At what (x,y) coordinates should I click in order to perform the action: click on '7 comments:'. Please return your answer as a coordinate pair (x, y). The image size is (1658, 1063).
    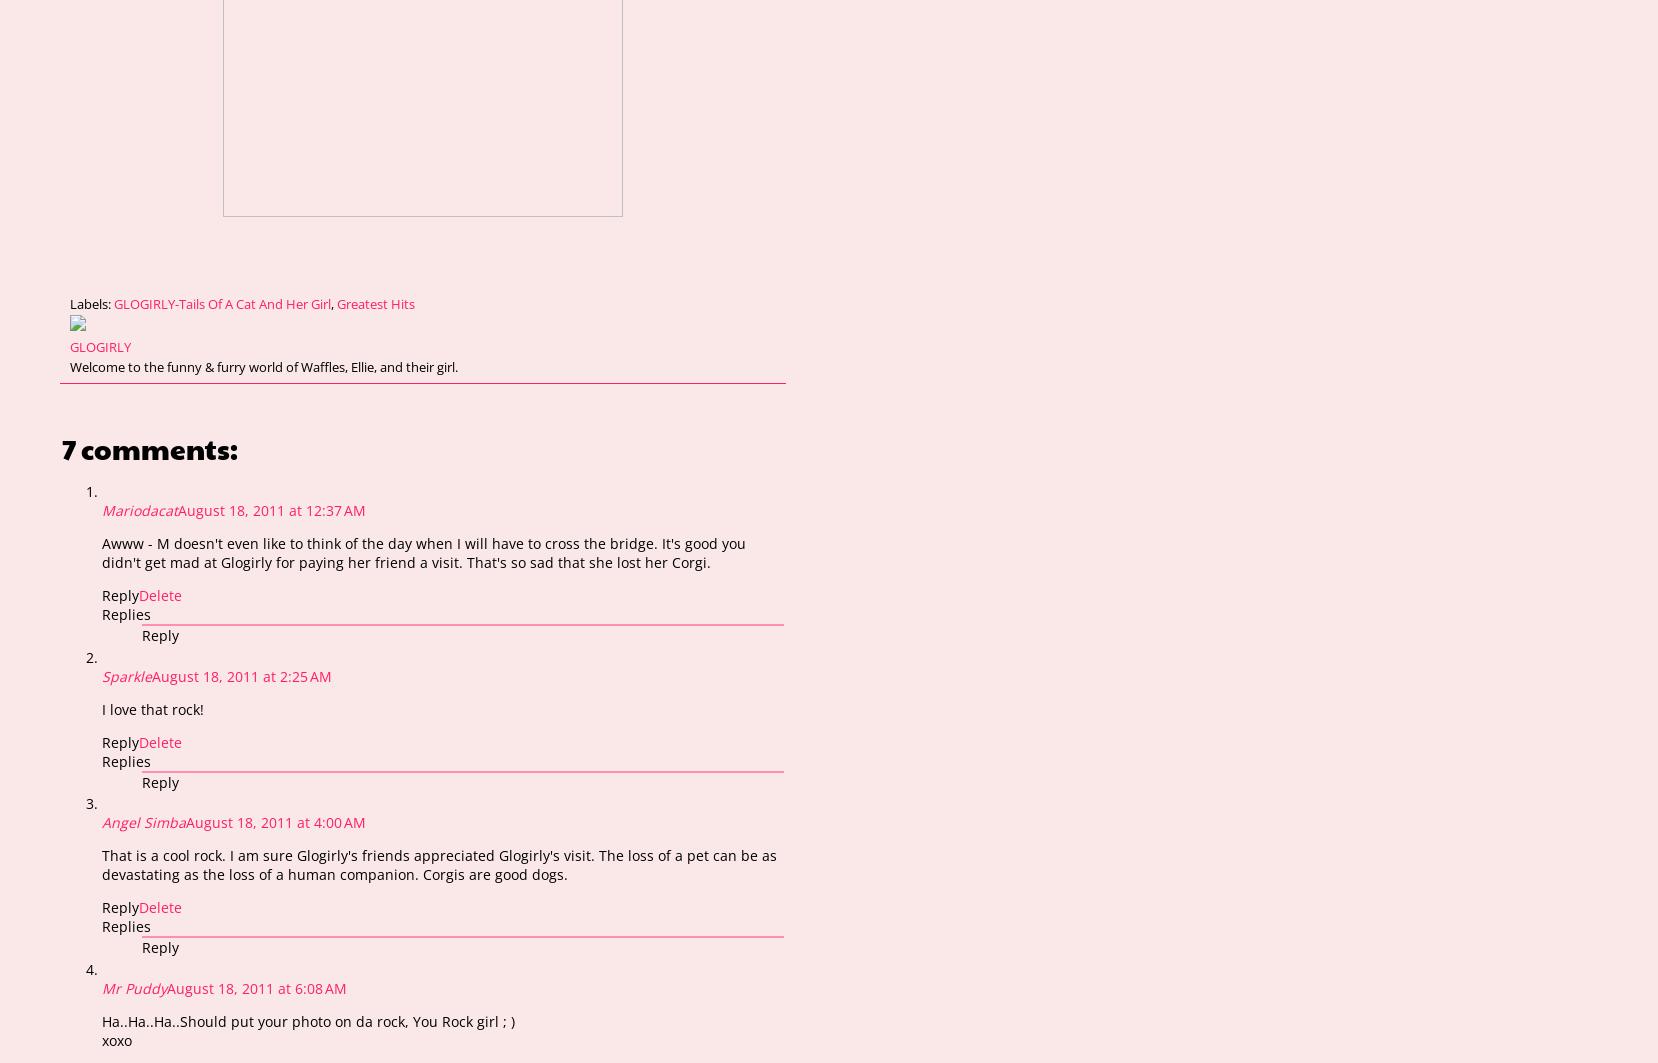
    Looking at the image, I should click on (61, 447).